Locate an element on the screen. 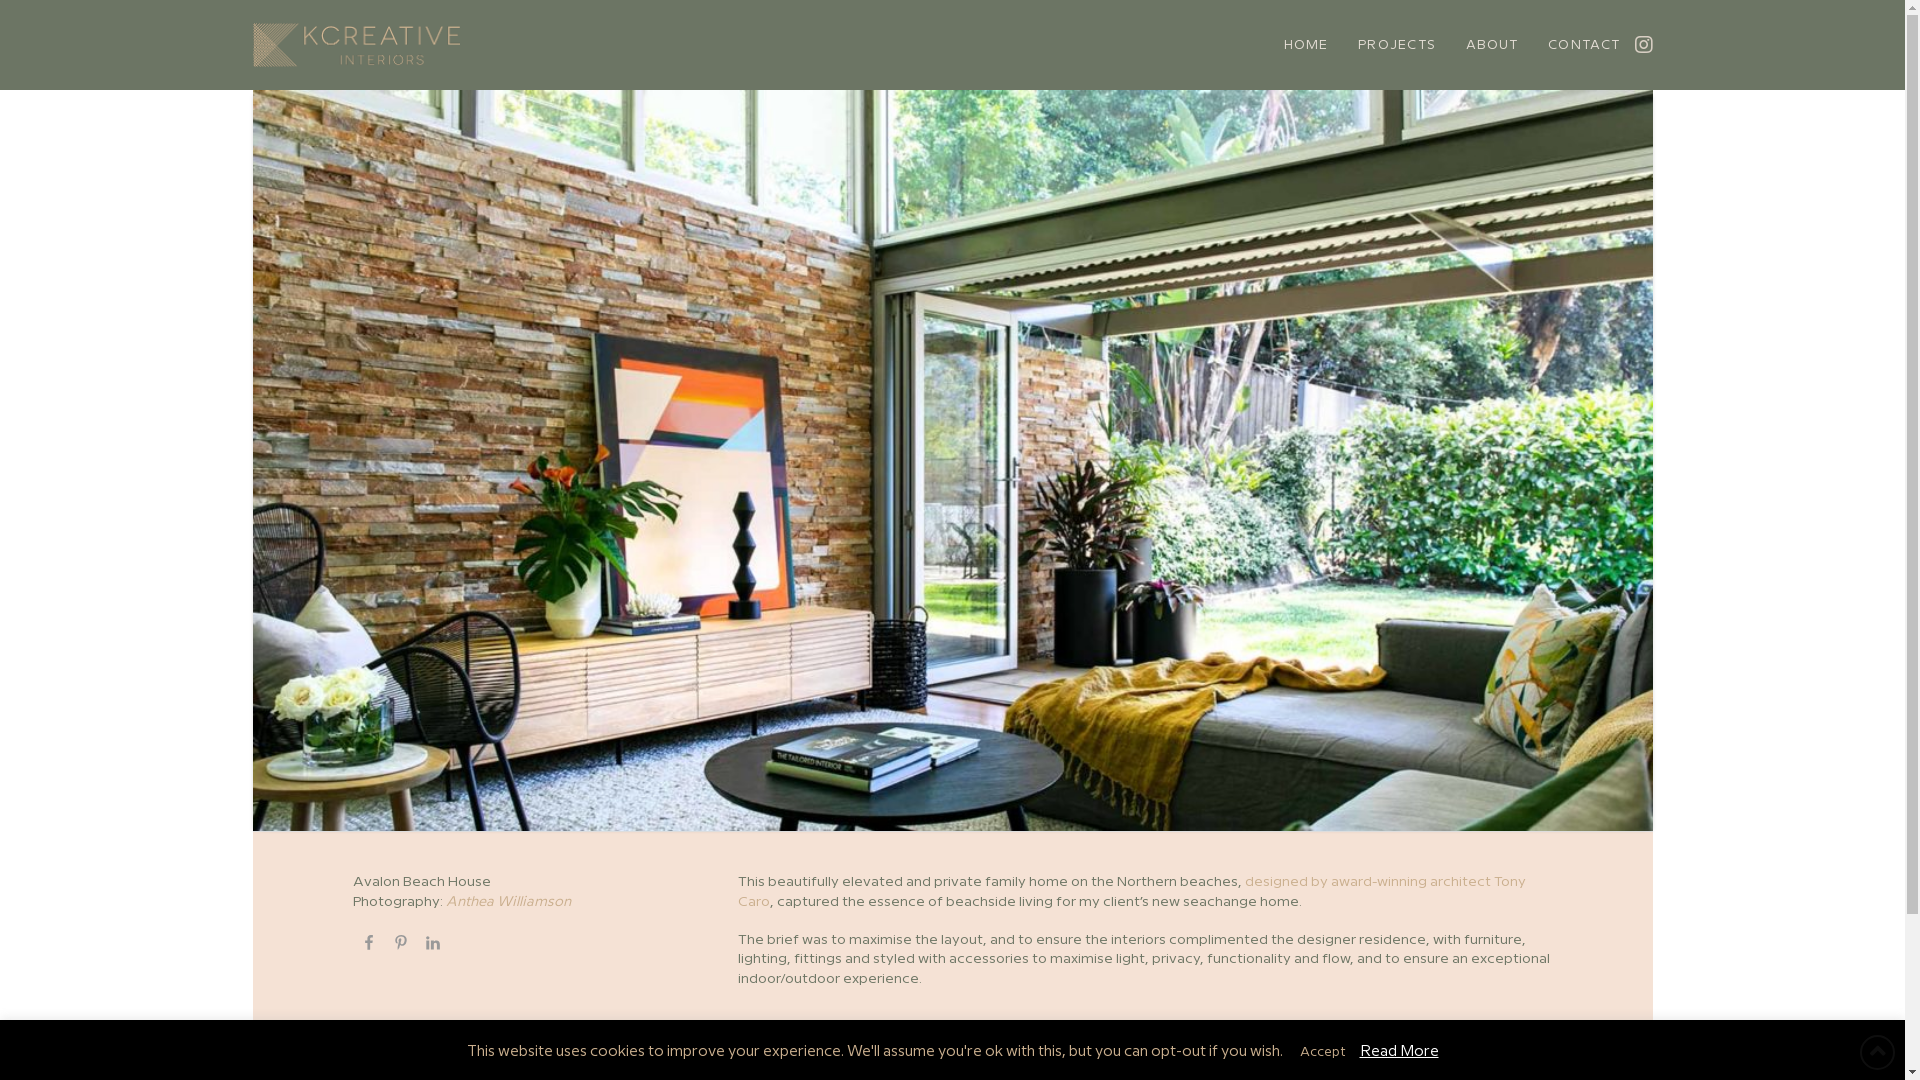 This screenshot has height=1080, width=1920. 'Read More' is located at coordinates (1398, 1051).